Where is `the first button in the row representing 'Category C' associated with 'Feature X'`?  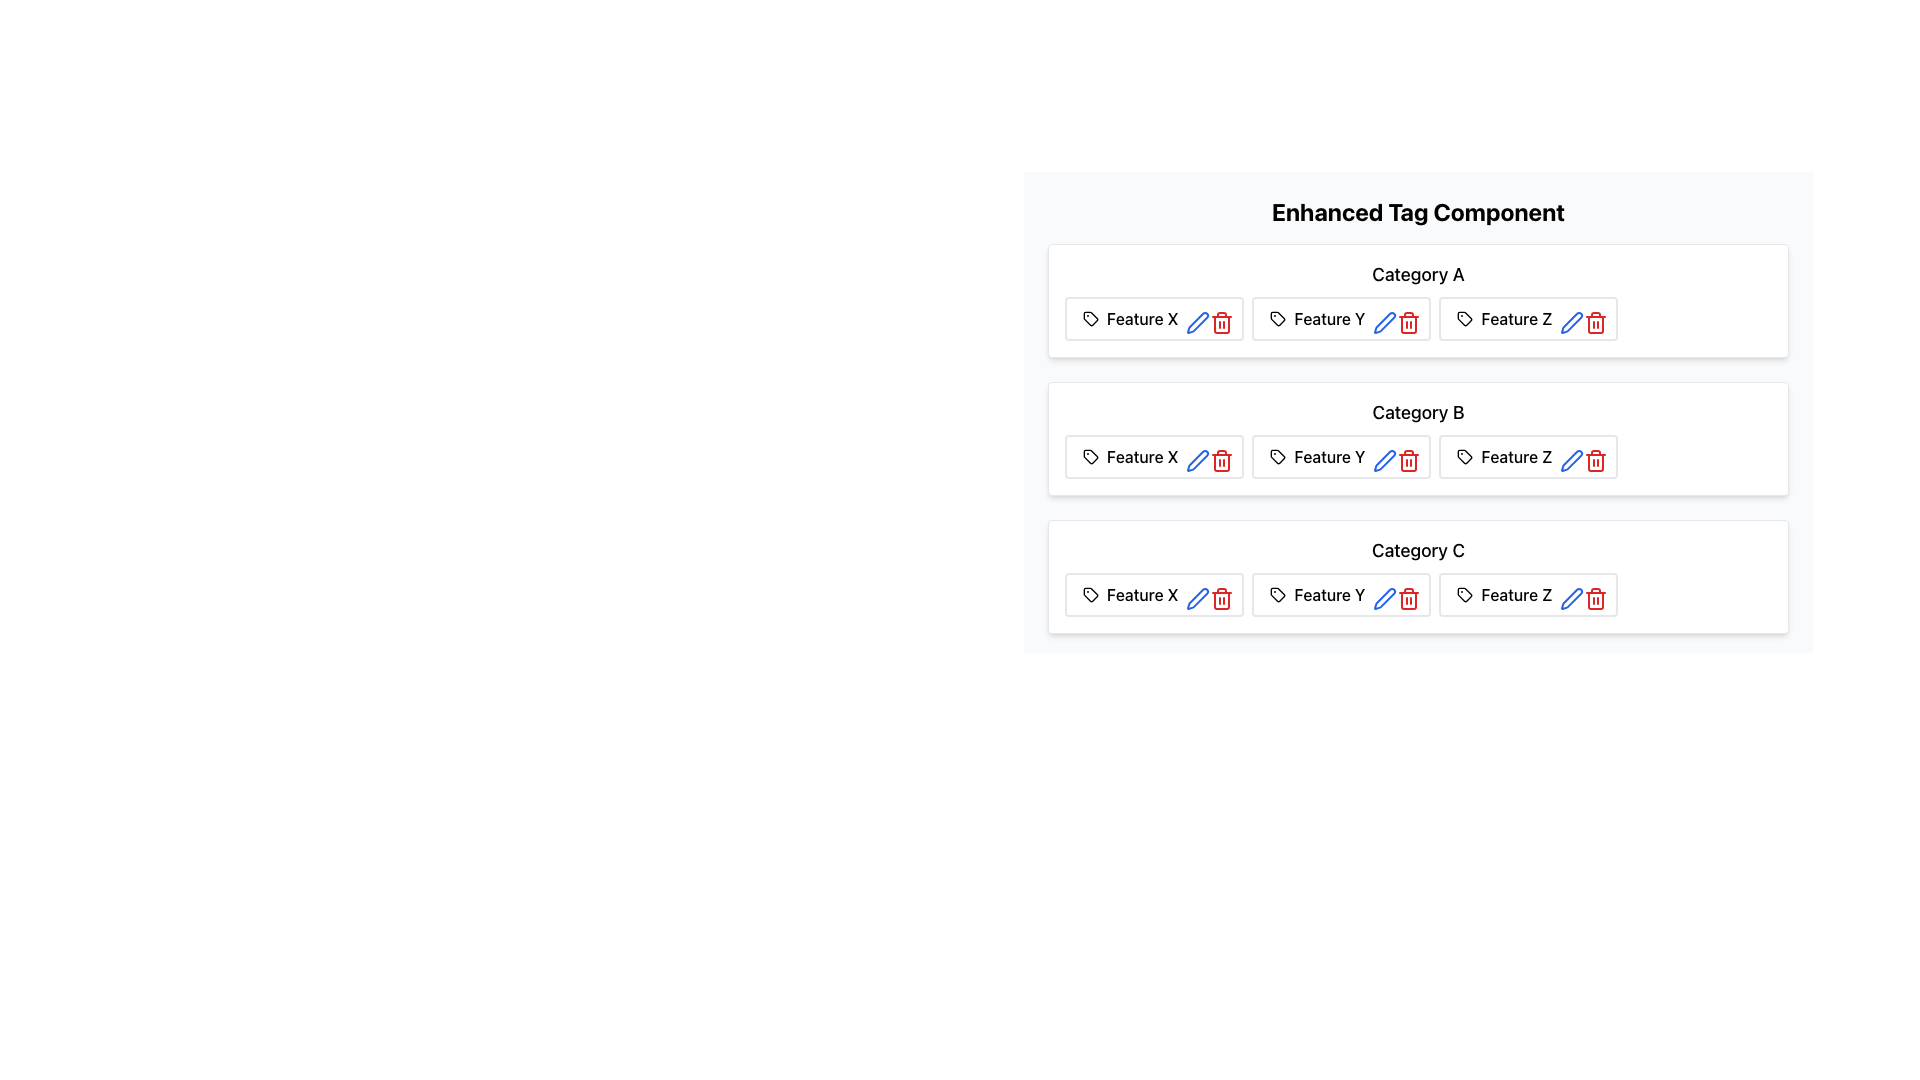 the first button in the row representing 'Category C' associated with 'Feature X' is located at coordinates (1154, 593).